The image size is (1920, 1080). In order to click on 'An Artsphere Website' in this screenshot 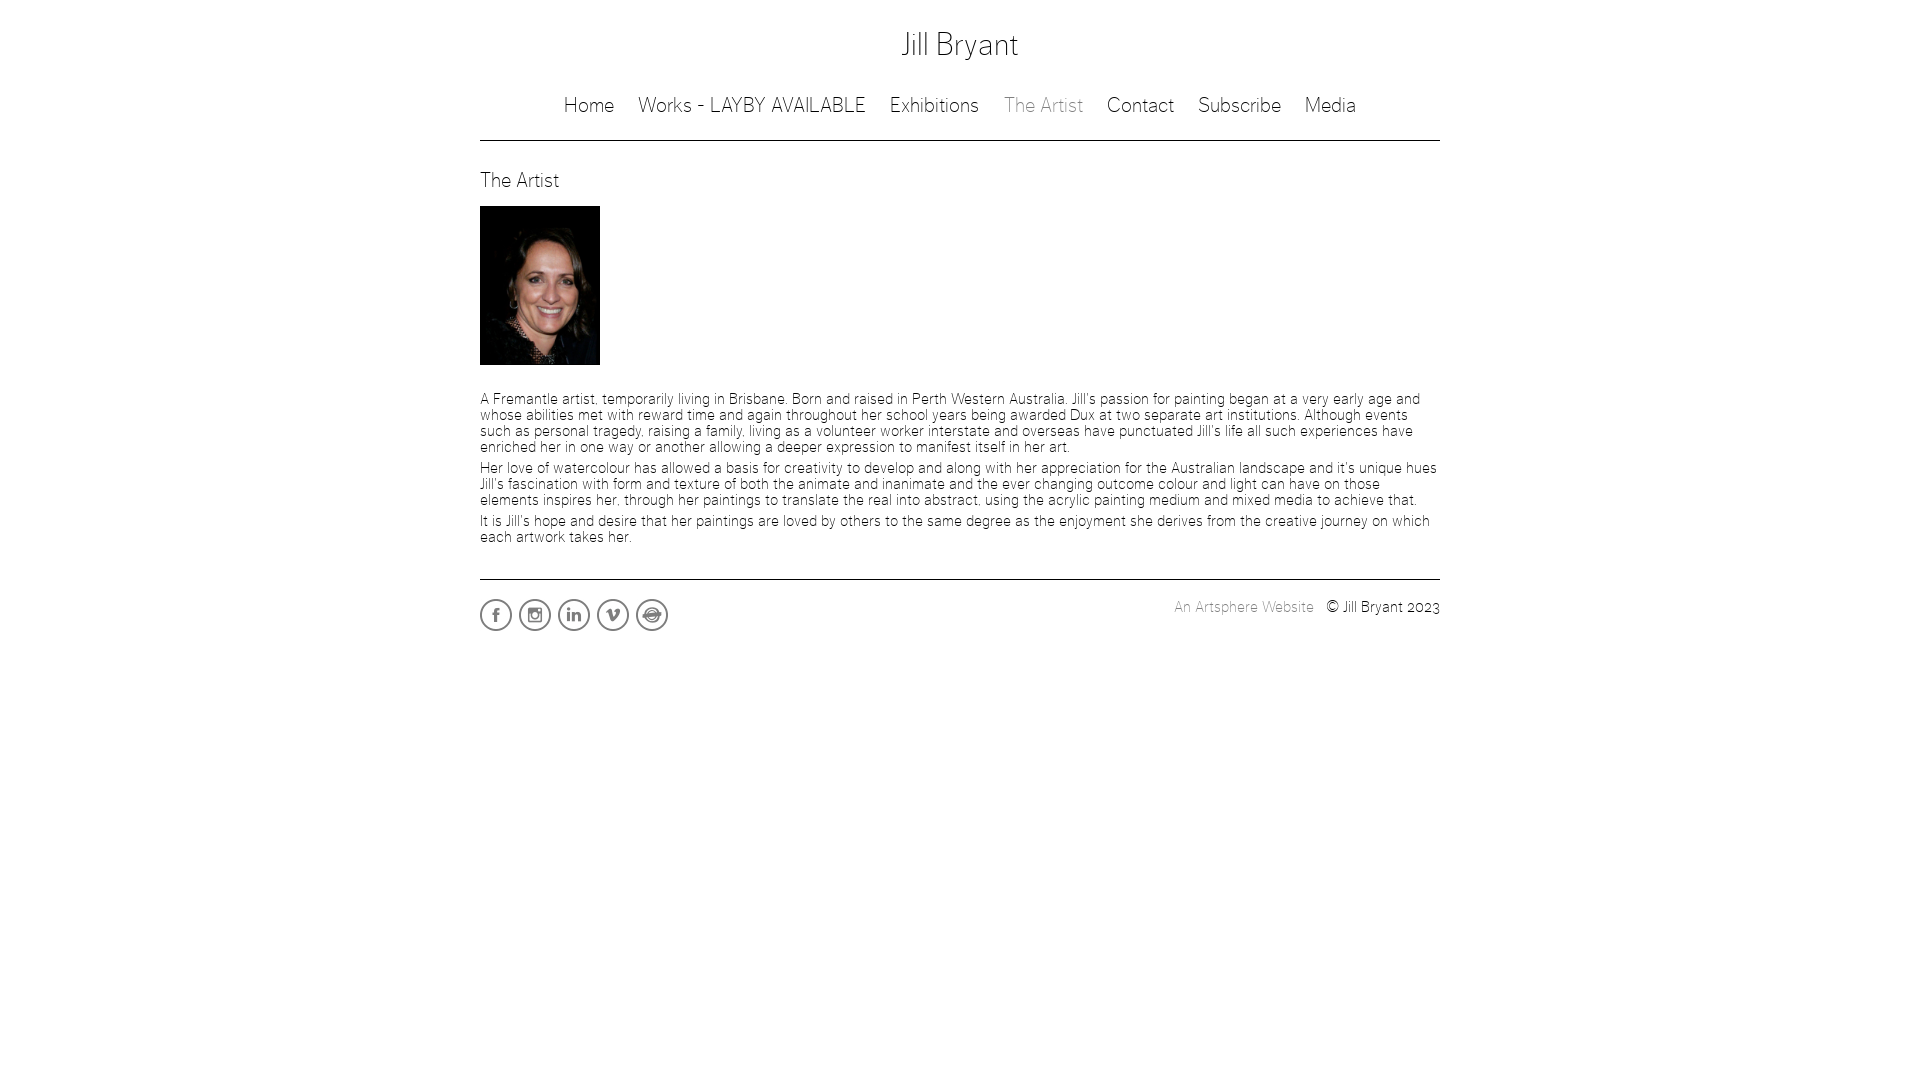, I will do `click(1242, 605)`.